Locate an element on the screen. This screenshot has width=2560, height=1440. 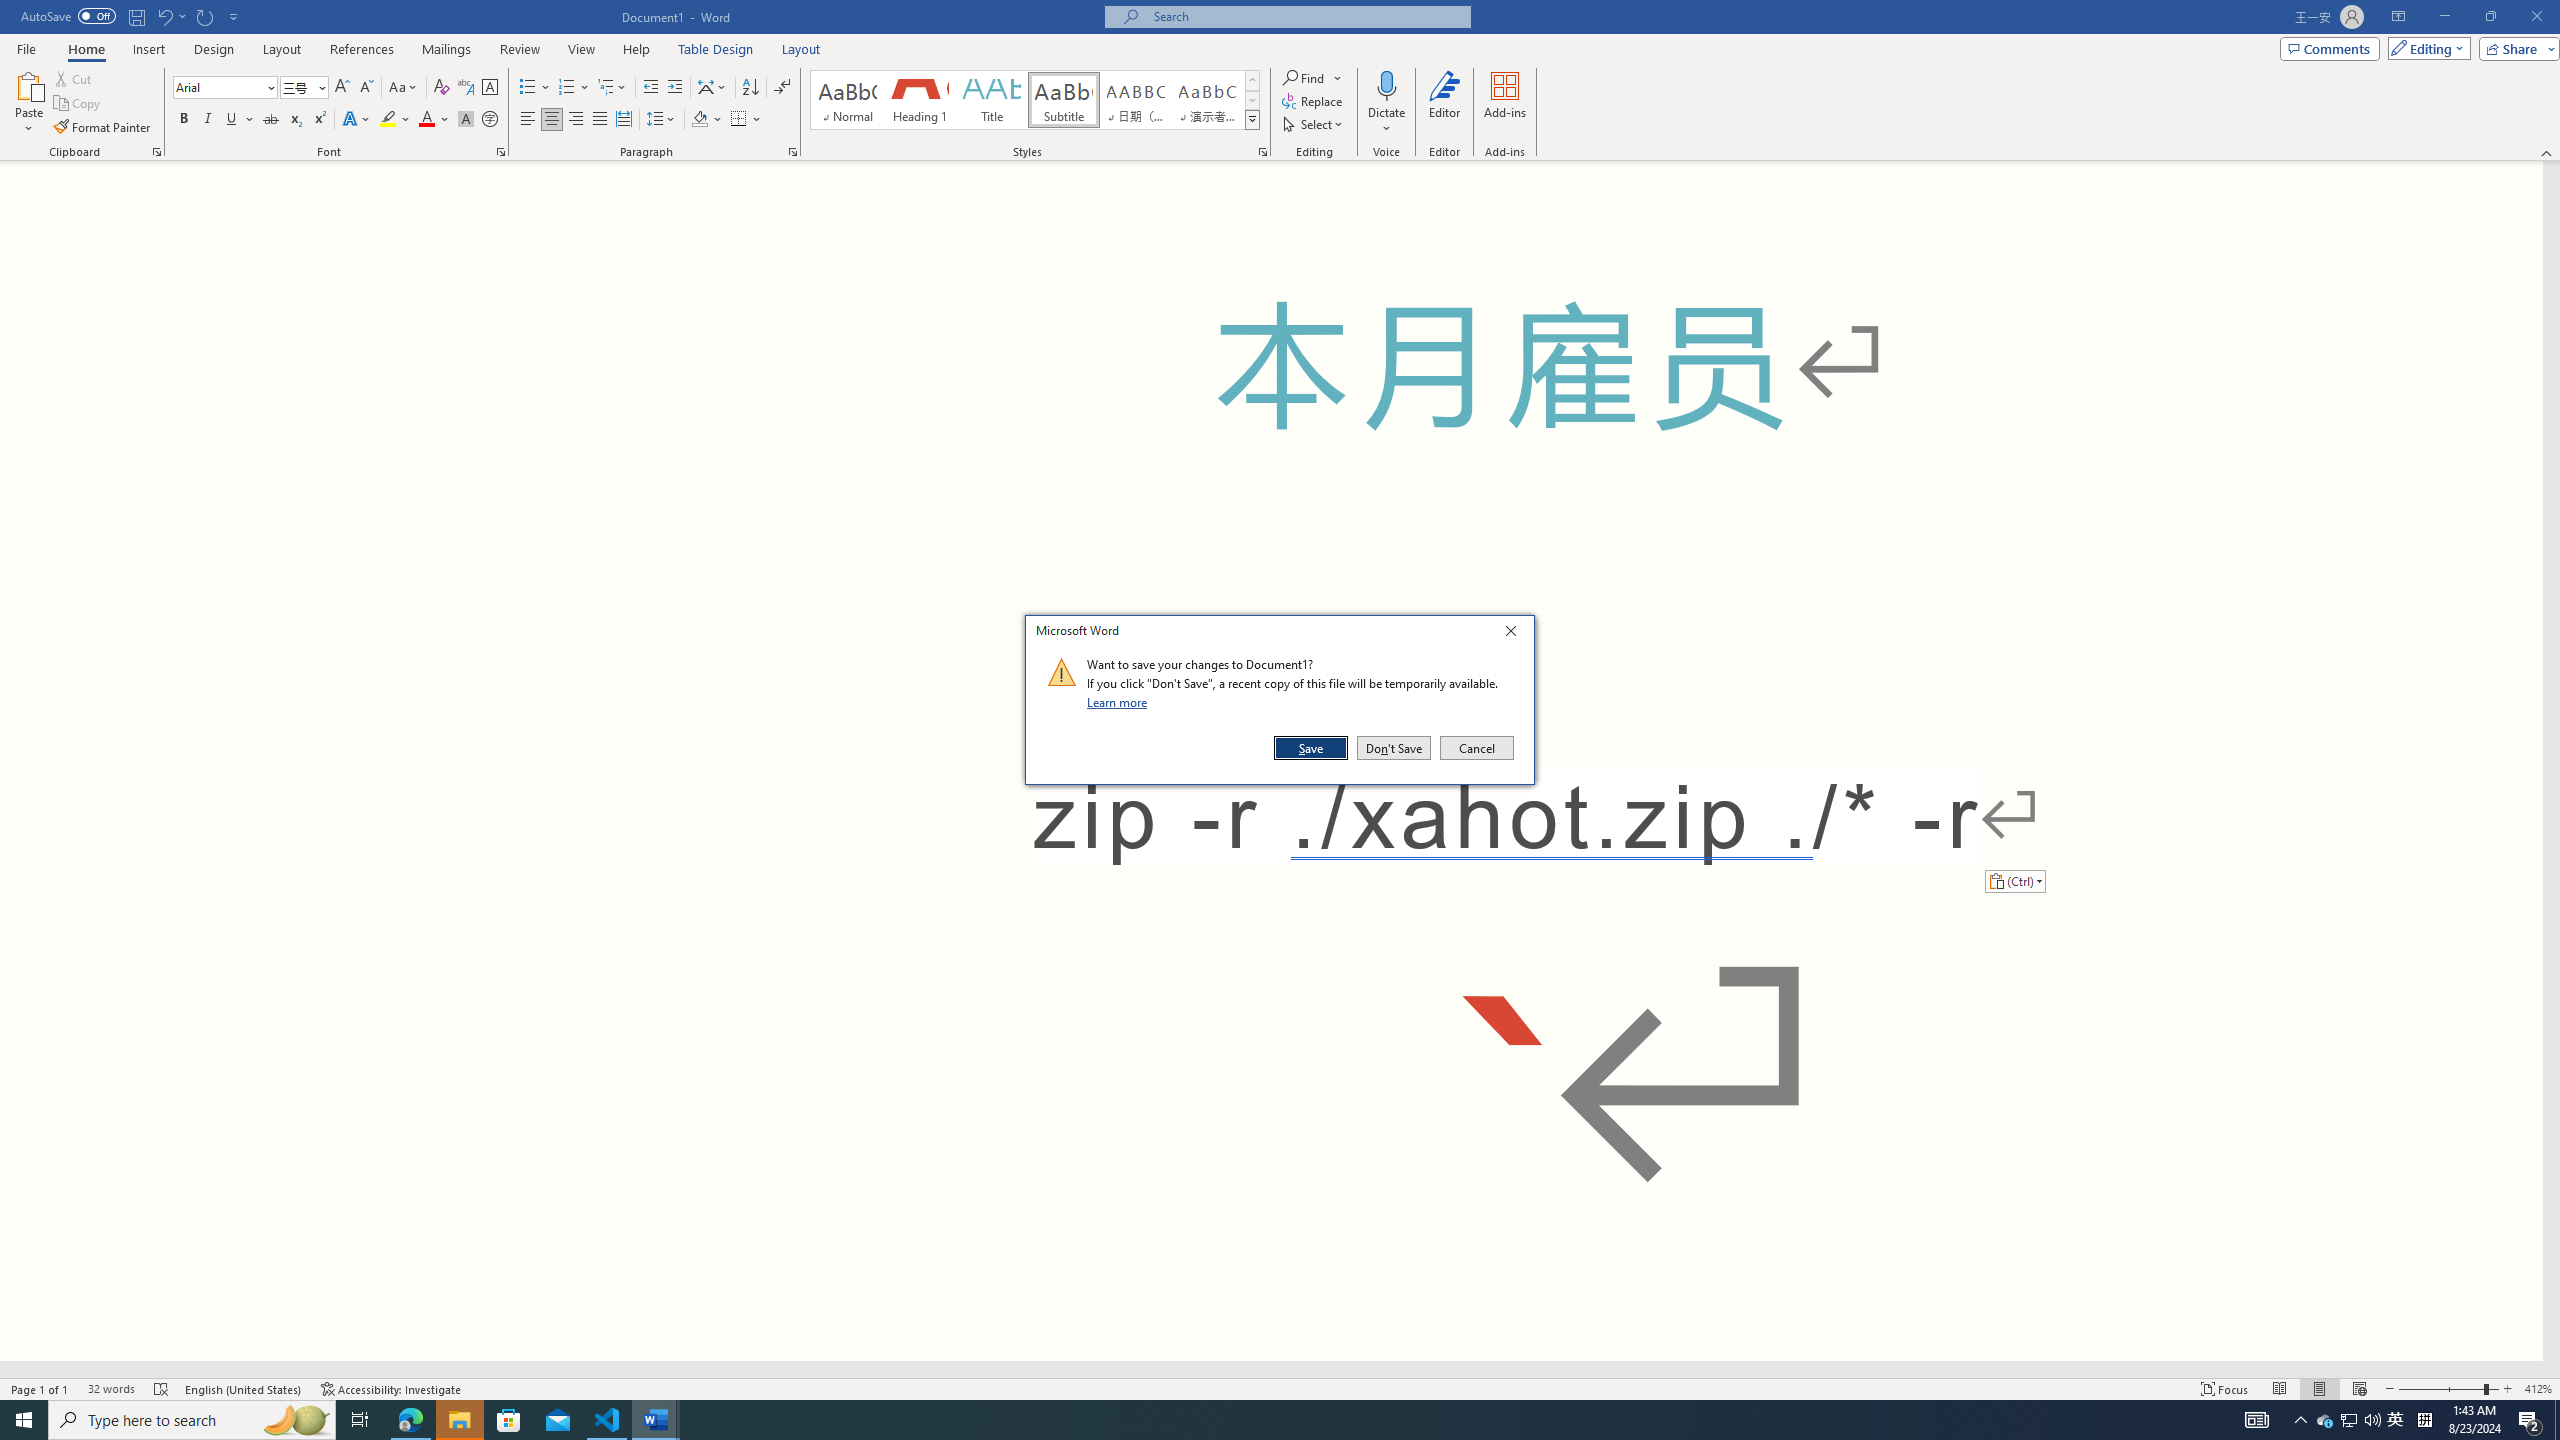
'Phonetic Guide...' is located at coordinates (464, 87).